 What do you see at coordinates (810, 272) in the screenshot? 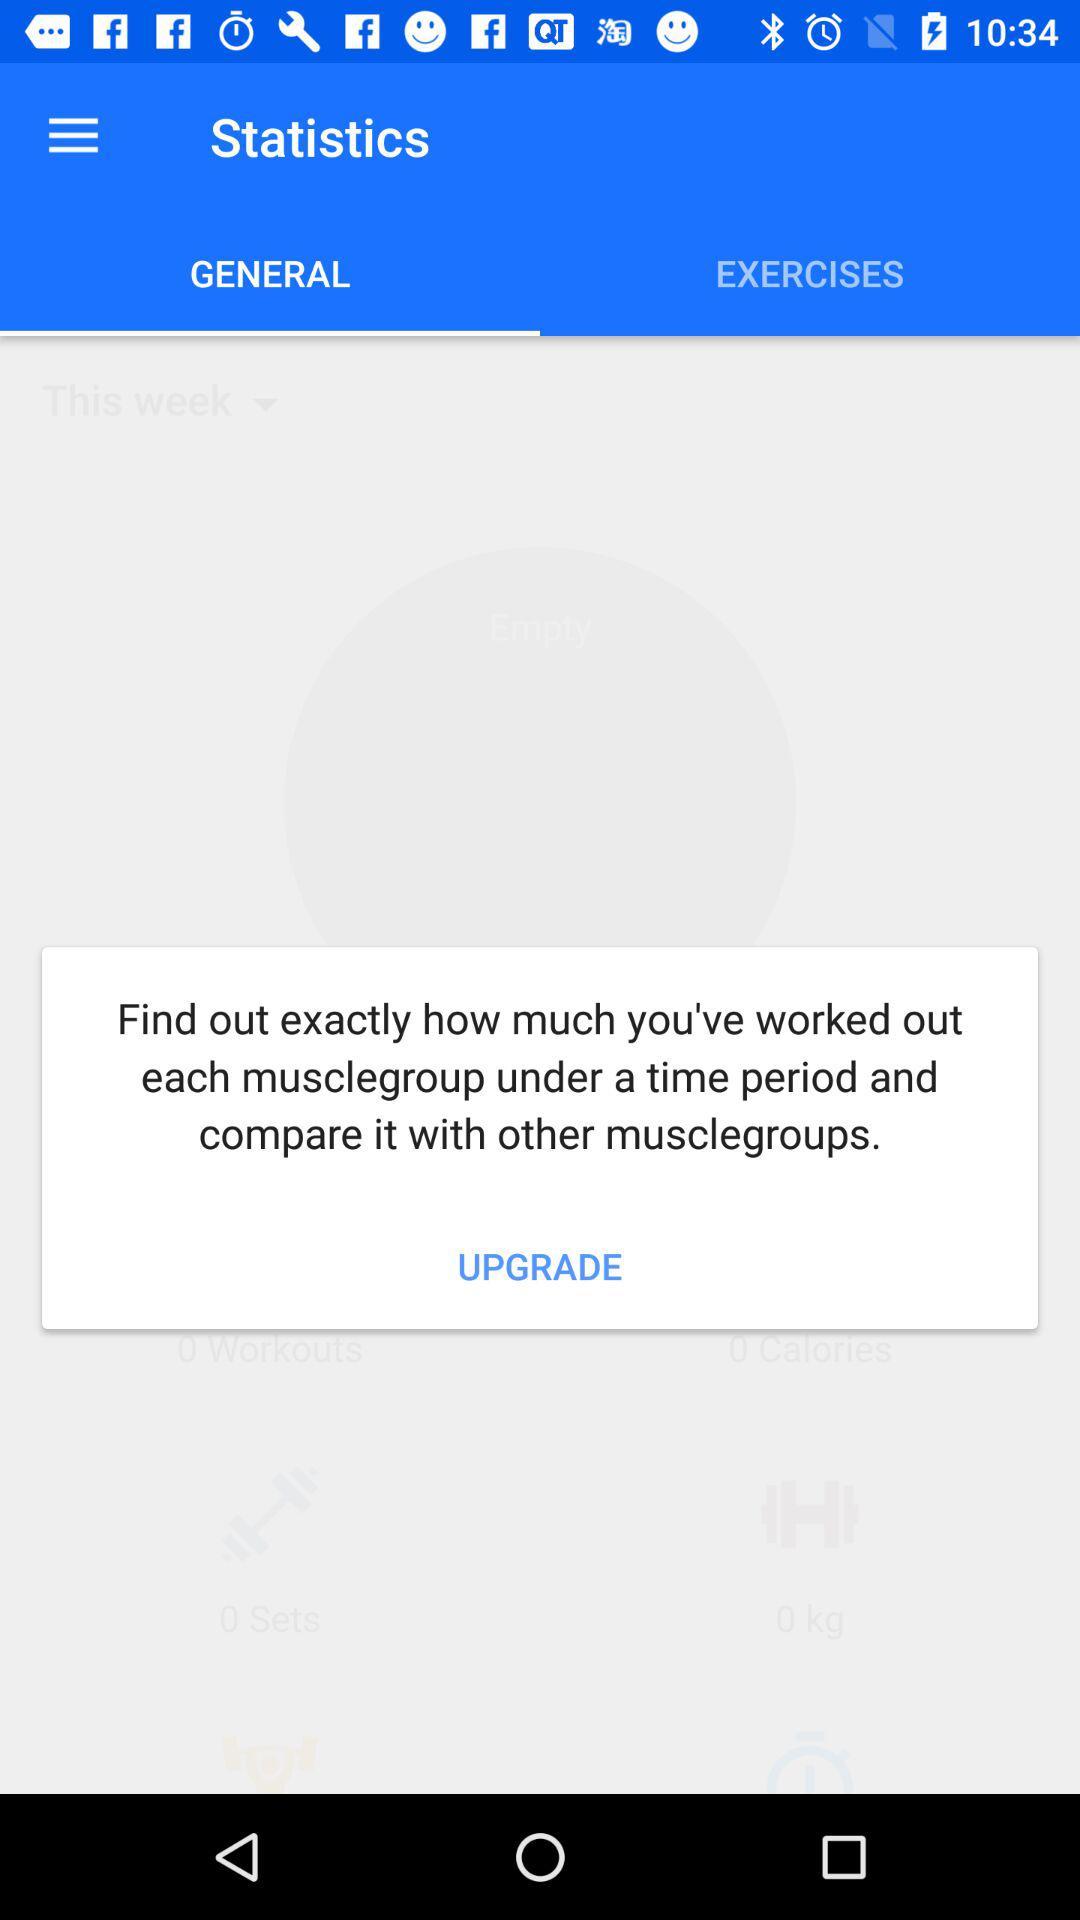
I see `exercises icon` at bounding box center [810, 272].